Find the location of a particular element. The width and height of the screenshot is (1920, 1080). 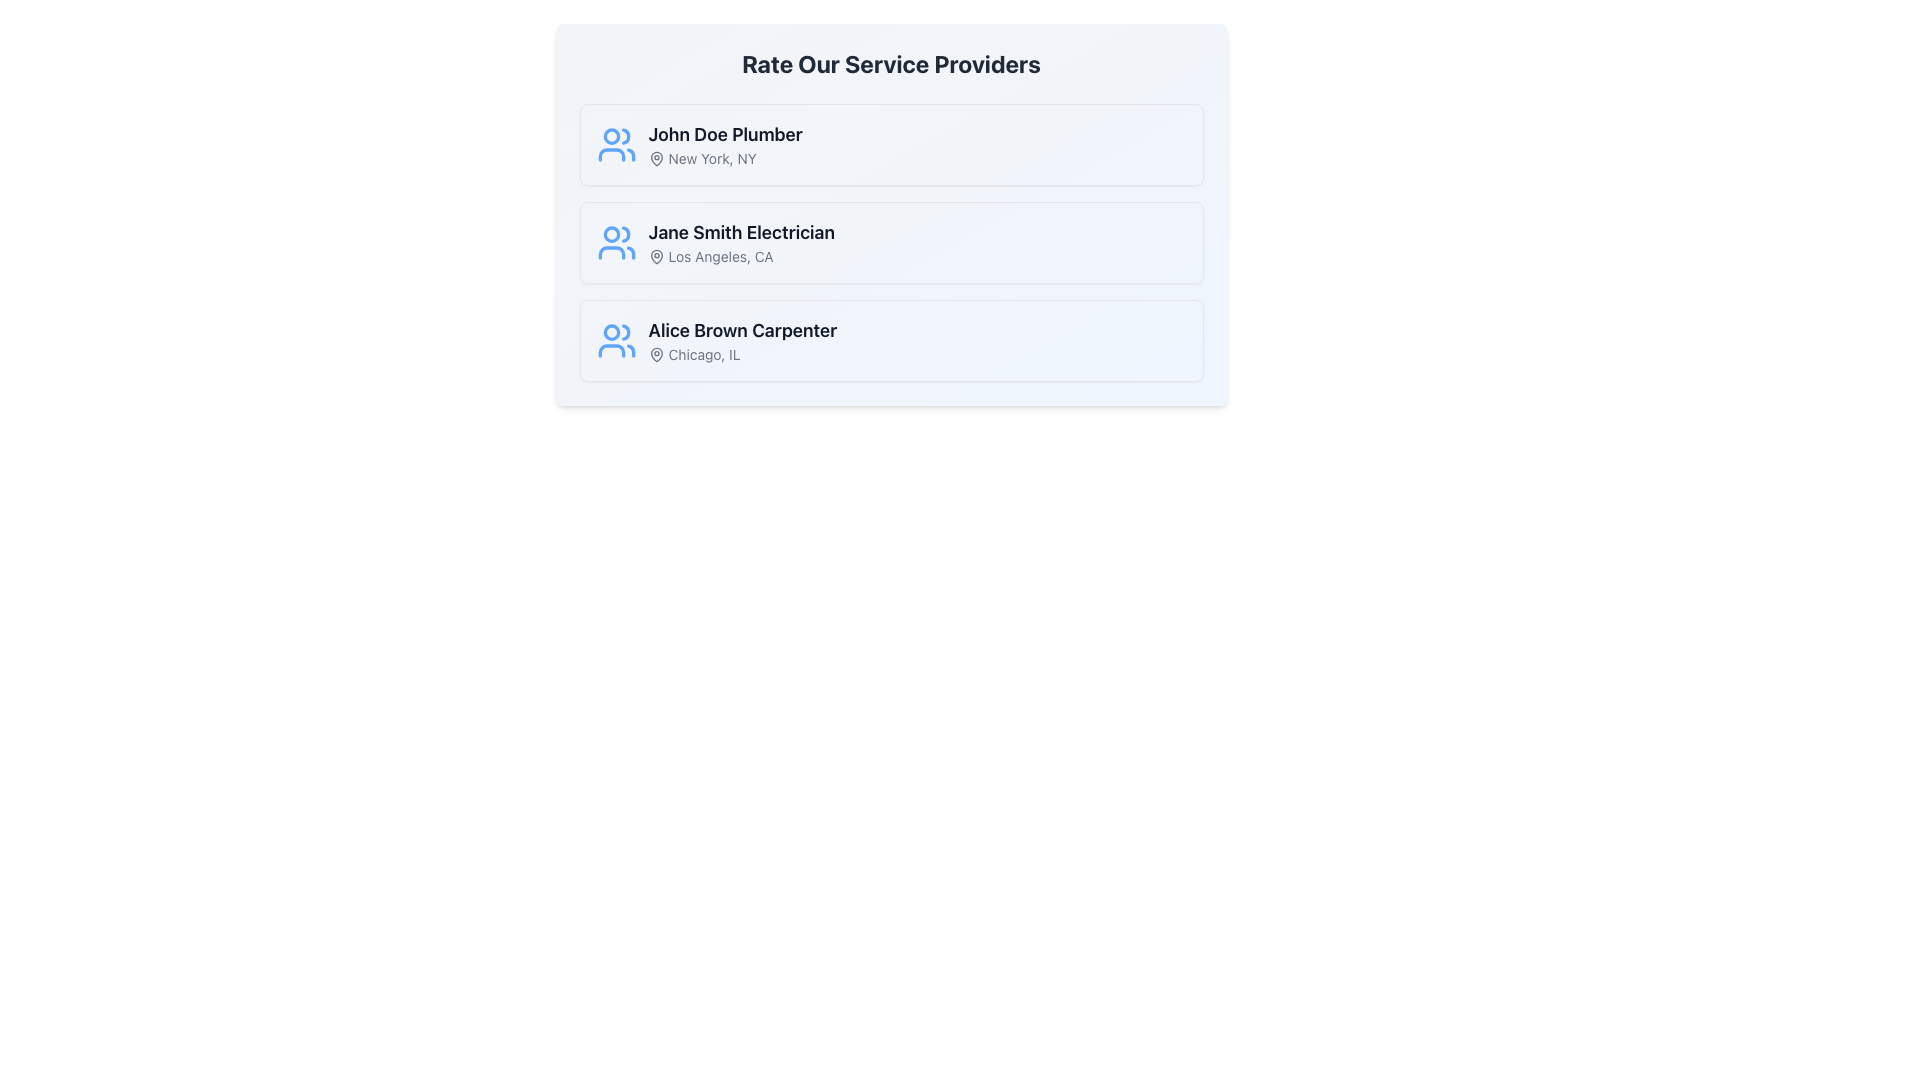

the third entry in the vertical list displaying 'Alice Brown Carpenter' with the icon of a group of people to the left is located at coordinates (716, 339).